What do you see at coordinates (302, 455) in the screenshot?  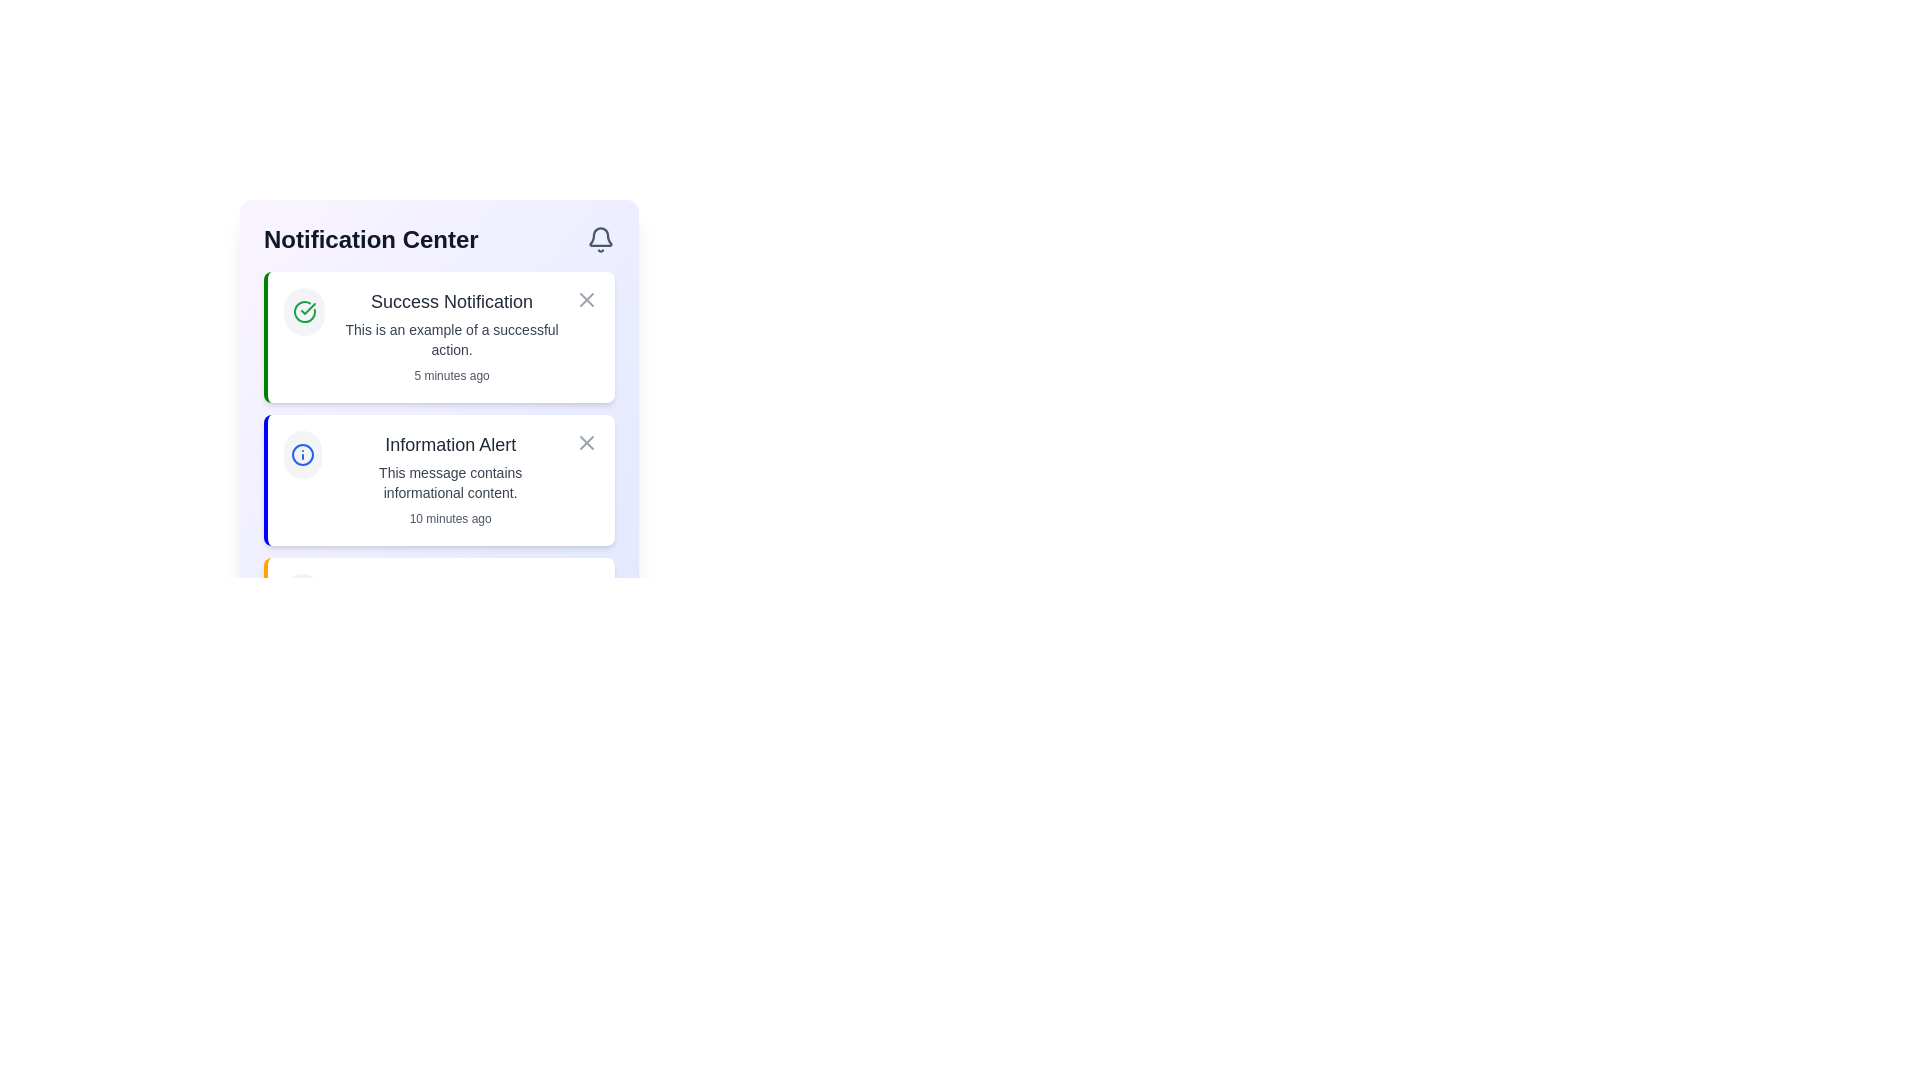 I see `small circular icon with a blue outline and information symbol located in the left section of the 'Information Alert' card in the 'Notification Center' interface` at bounding box center [302, 455].